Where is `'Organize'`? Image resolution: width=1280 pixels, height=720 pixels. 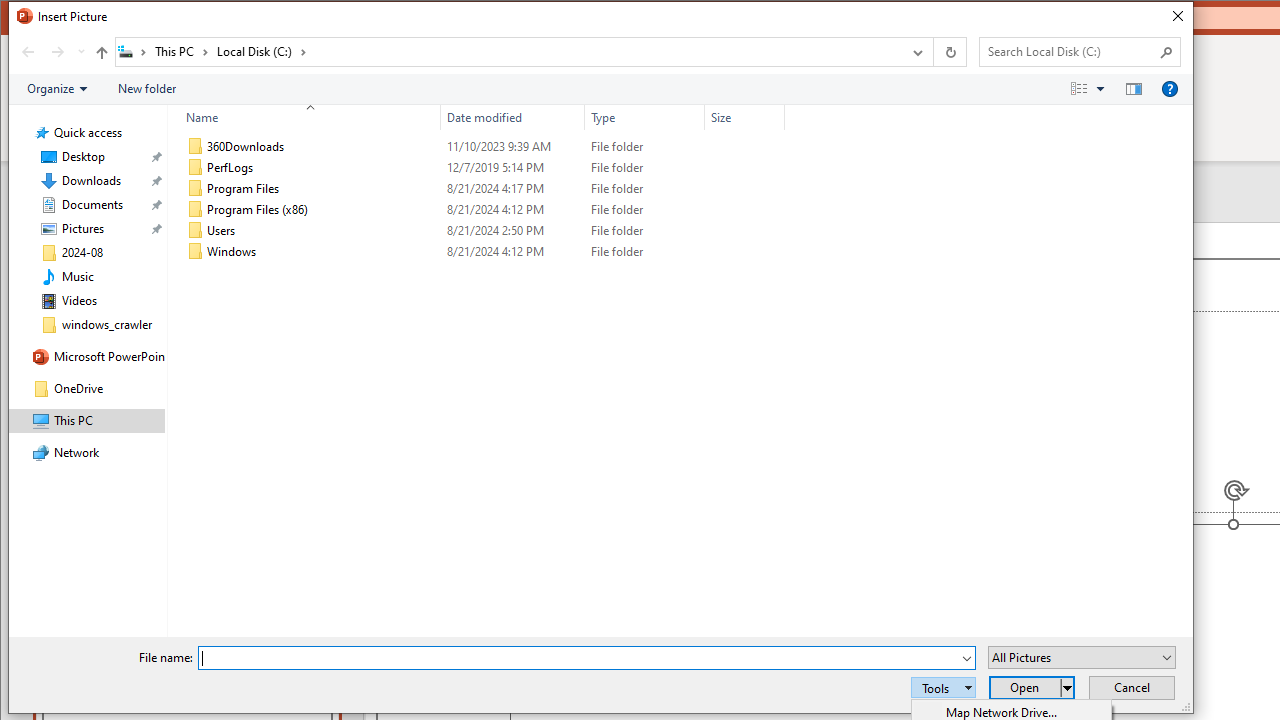
'Organize' is located at coordinates (56, 88).